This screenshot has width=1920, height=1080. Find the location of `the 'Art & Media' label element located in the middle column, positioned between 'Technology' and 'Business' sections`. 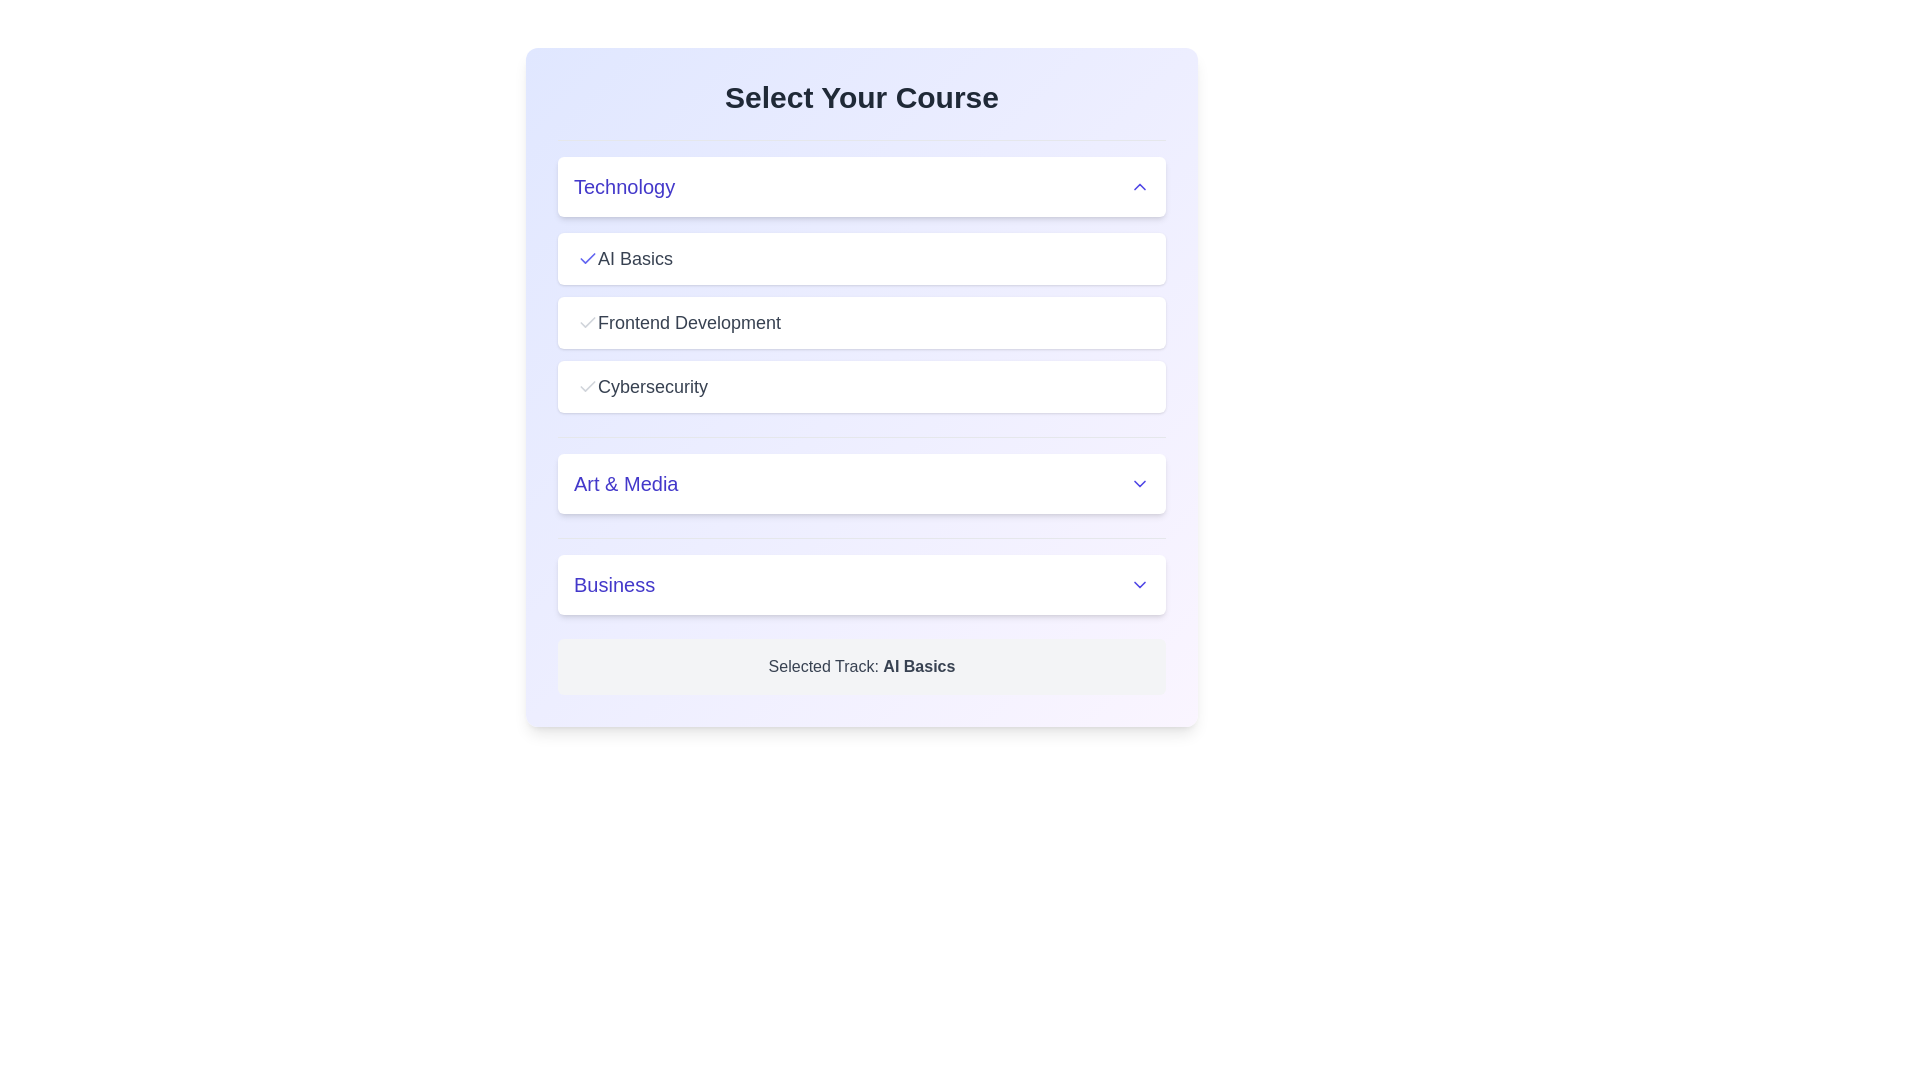

the 'Art & Media' label element located in the middle column, positioned between 'Technology' and 'Business' sections is located at coordinates (625, 483).